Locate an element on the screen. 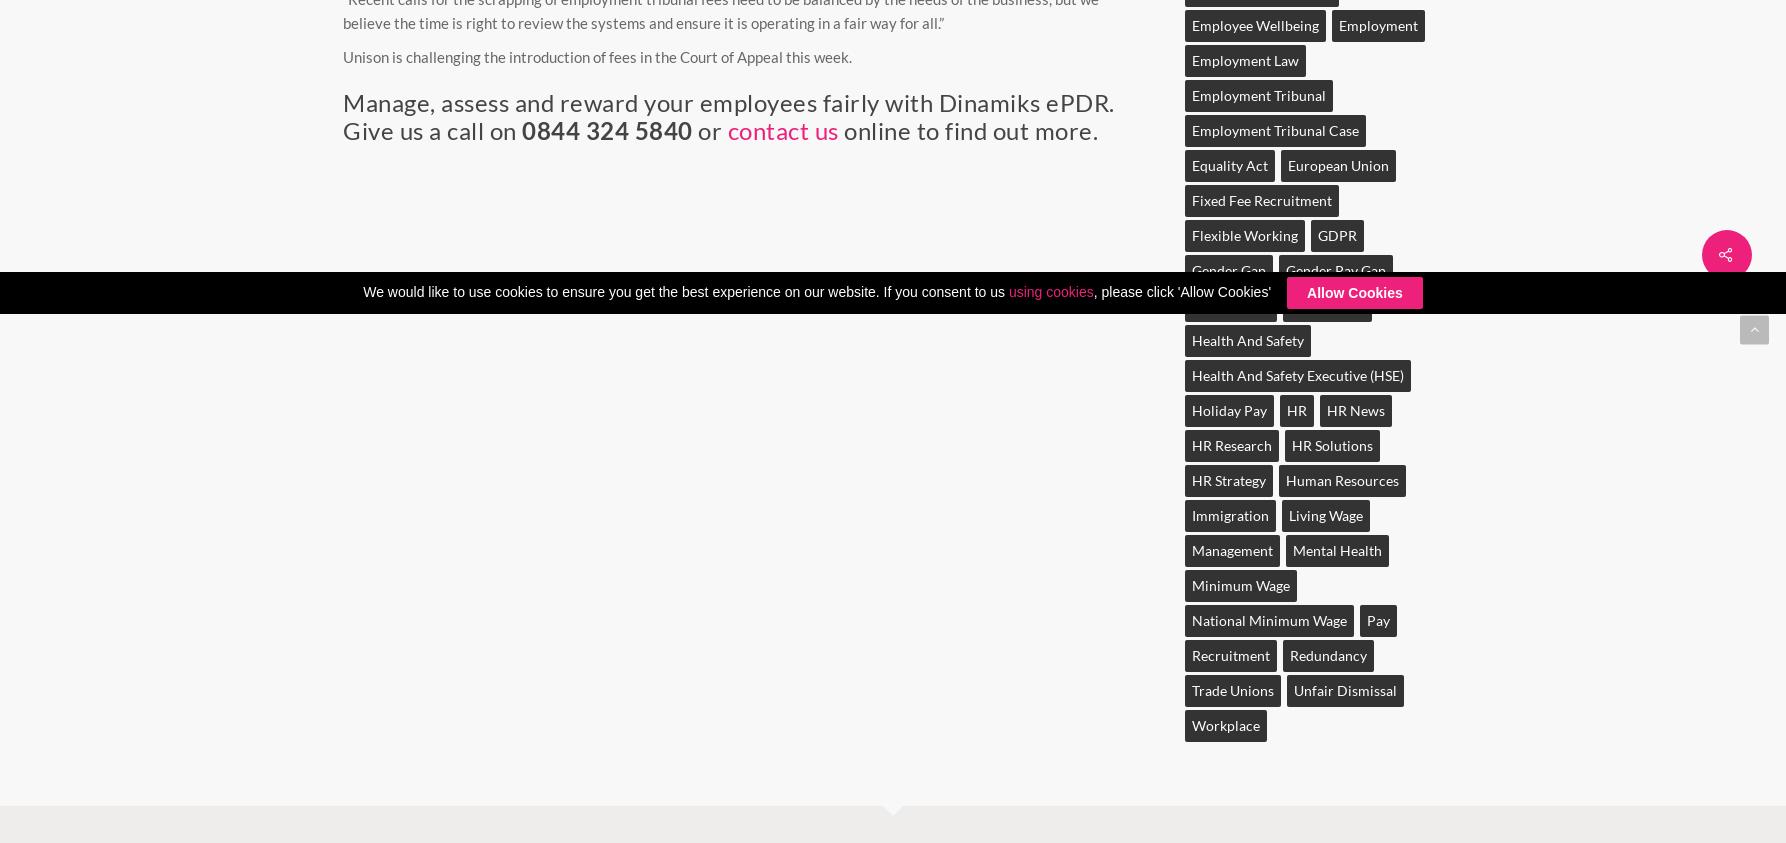  'or' is located at coordinates (709, 128).